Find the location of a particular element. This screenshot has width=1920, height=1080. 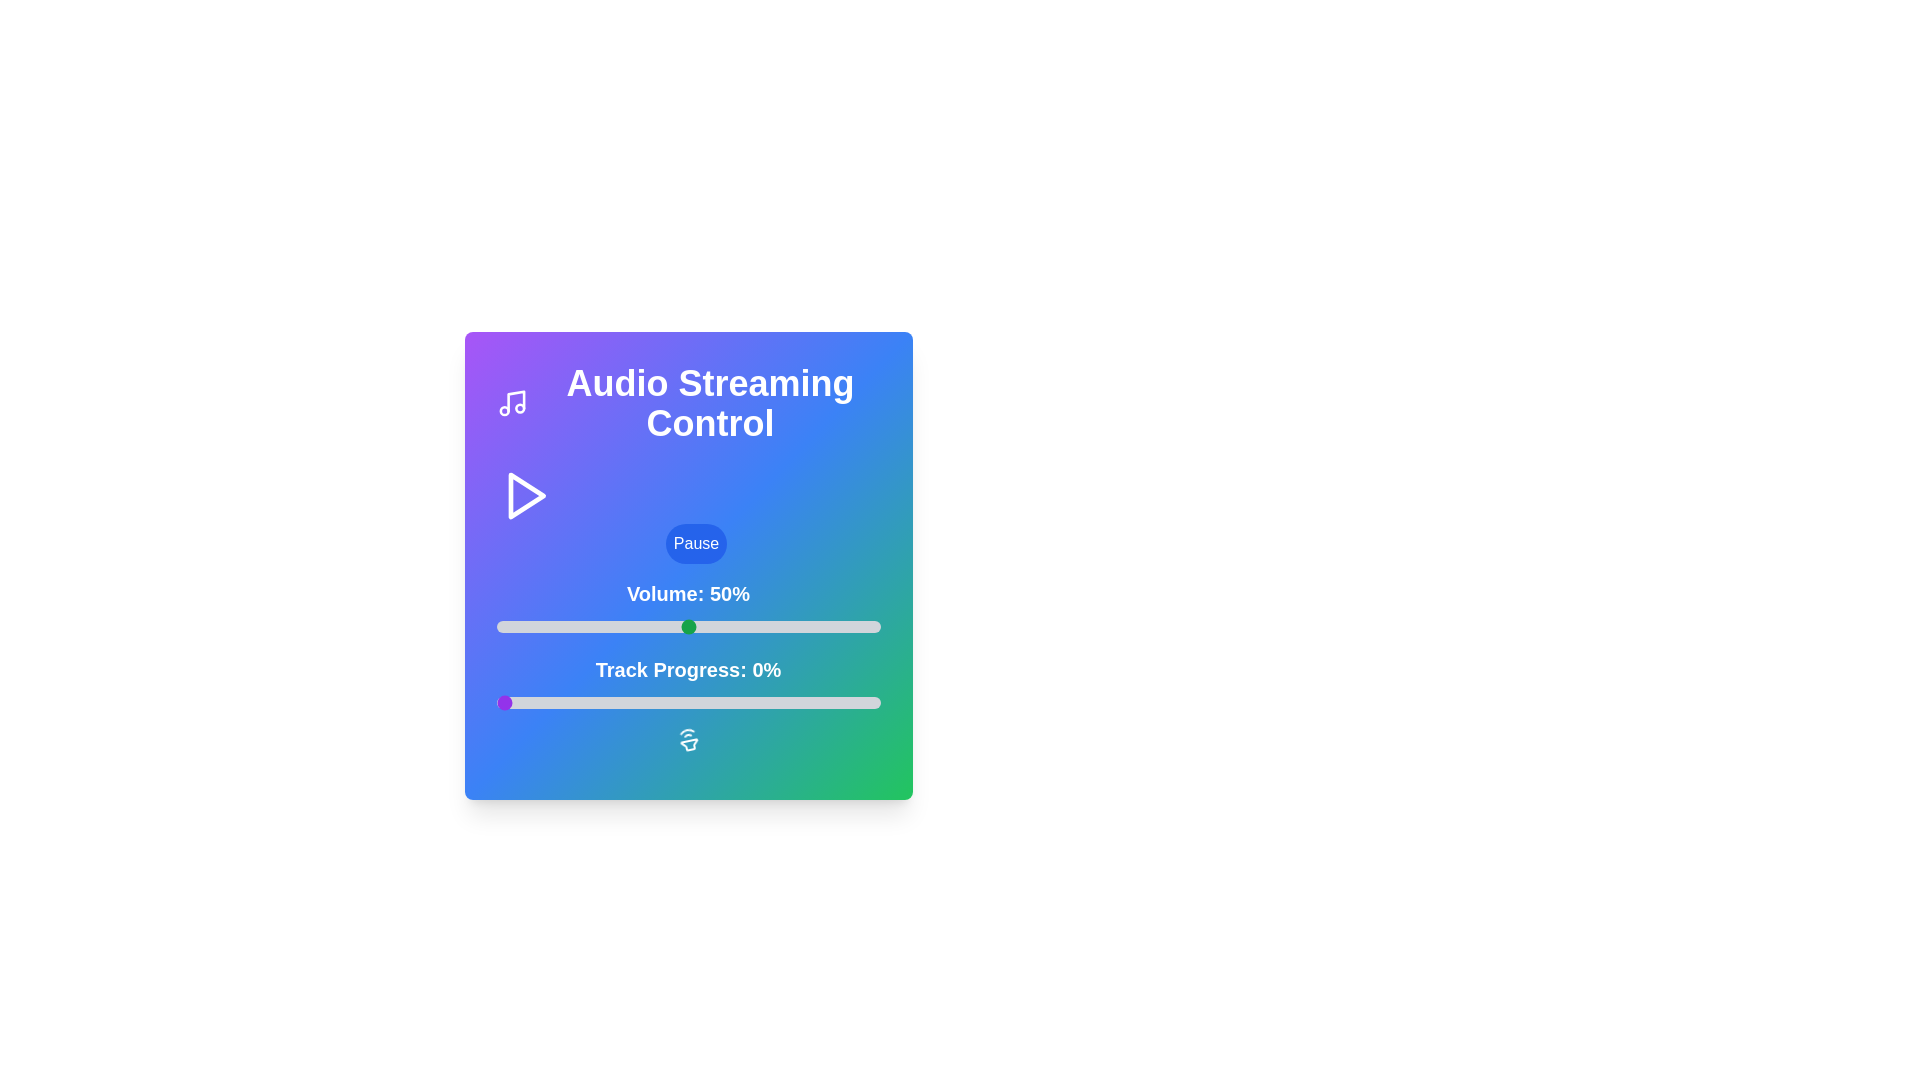

the volume slider to 83% is located at coordinates (815, 626).